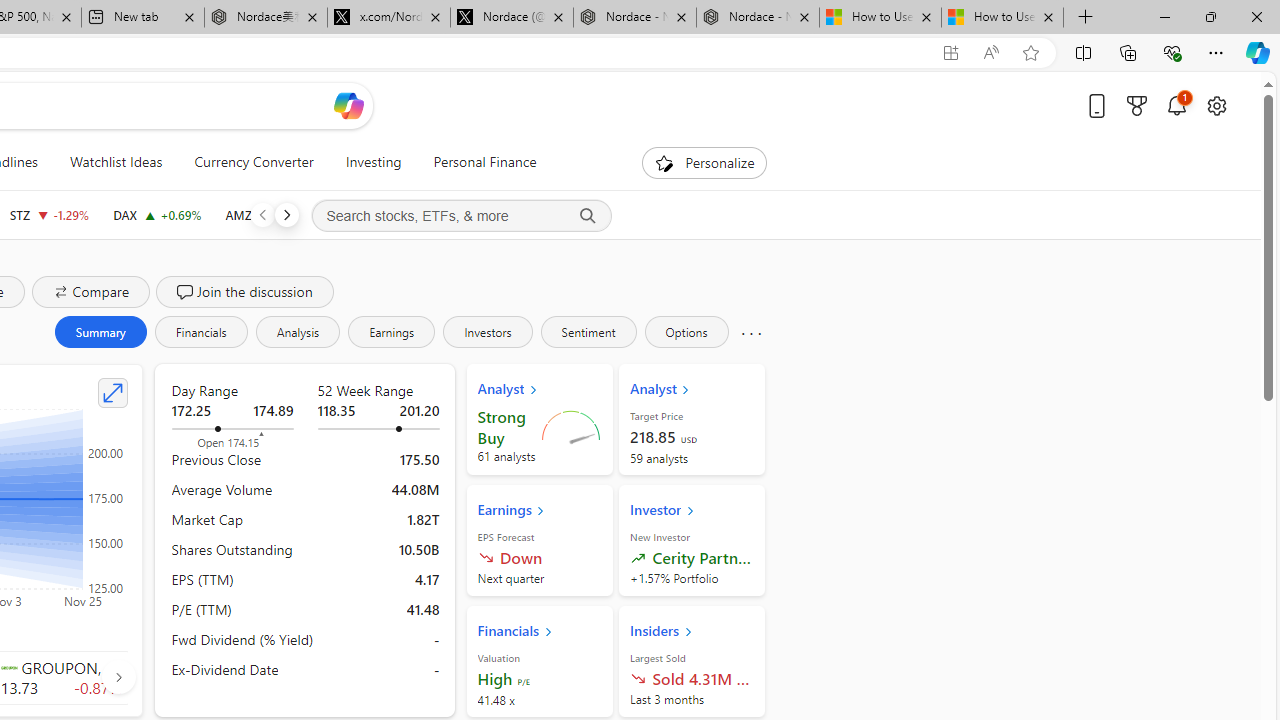 This screenshot has height=720, width=1280. Describe the element at coordinates (512, 17) in the screenshot. I see `'Nordace (@NordaceOfficial) / X'` at that location.